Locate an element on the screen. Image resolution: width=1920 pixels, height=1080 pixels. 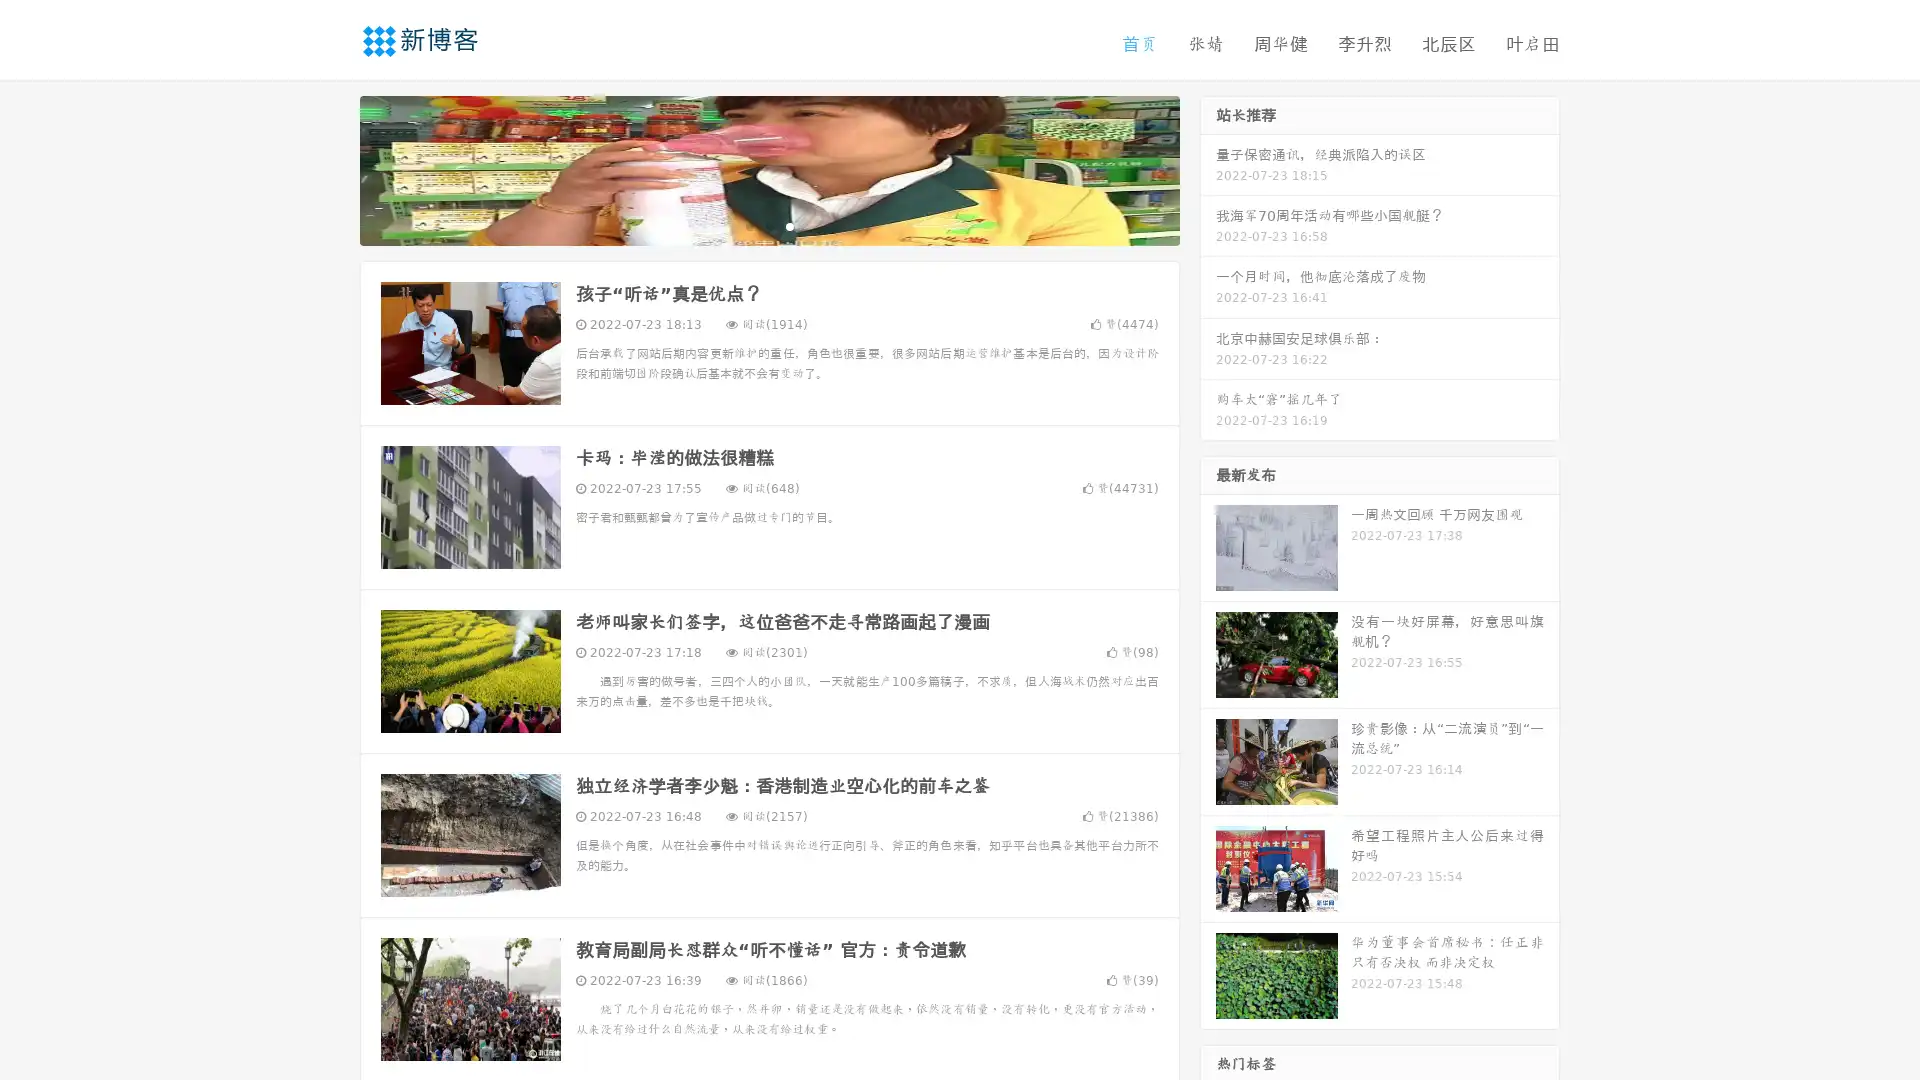
Go to slide 2 is located at coordinates (768, 225).